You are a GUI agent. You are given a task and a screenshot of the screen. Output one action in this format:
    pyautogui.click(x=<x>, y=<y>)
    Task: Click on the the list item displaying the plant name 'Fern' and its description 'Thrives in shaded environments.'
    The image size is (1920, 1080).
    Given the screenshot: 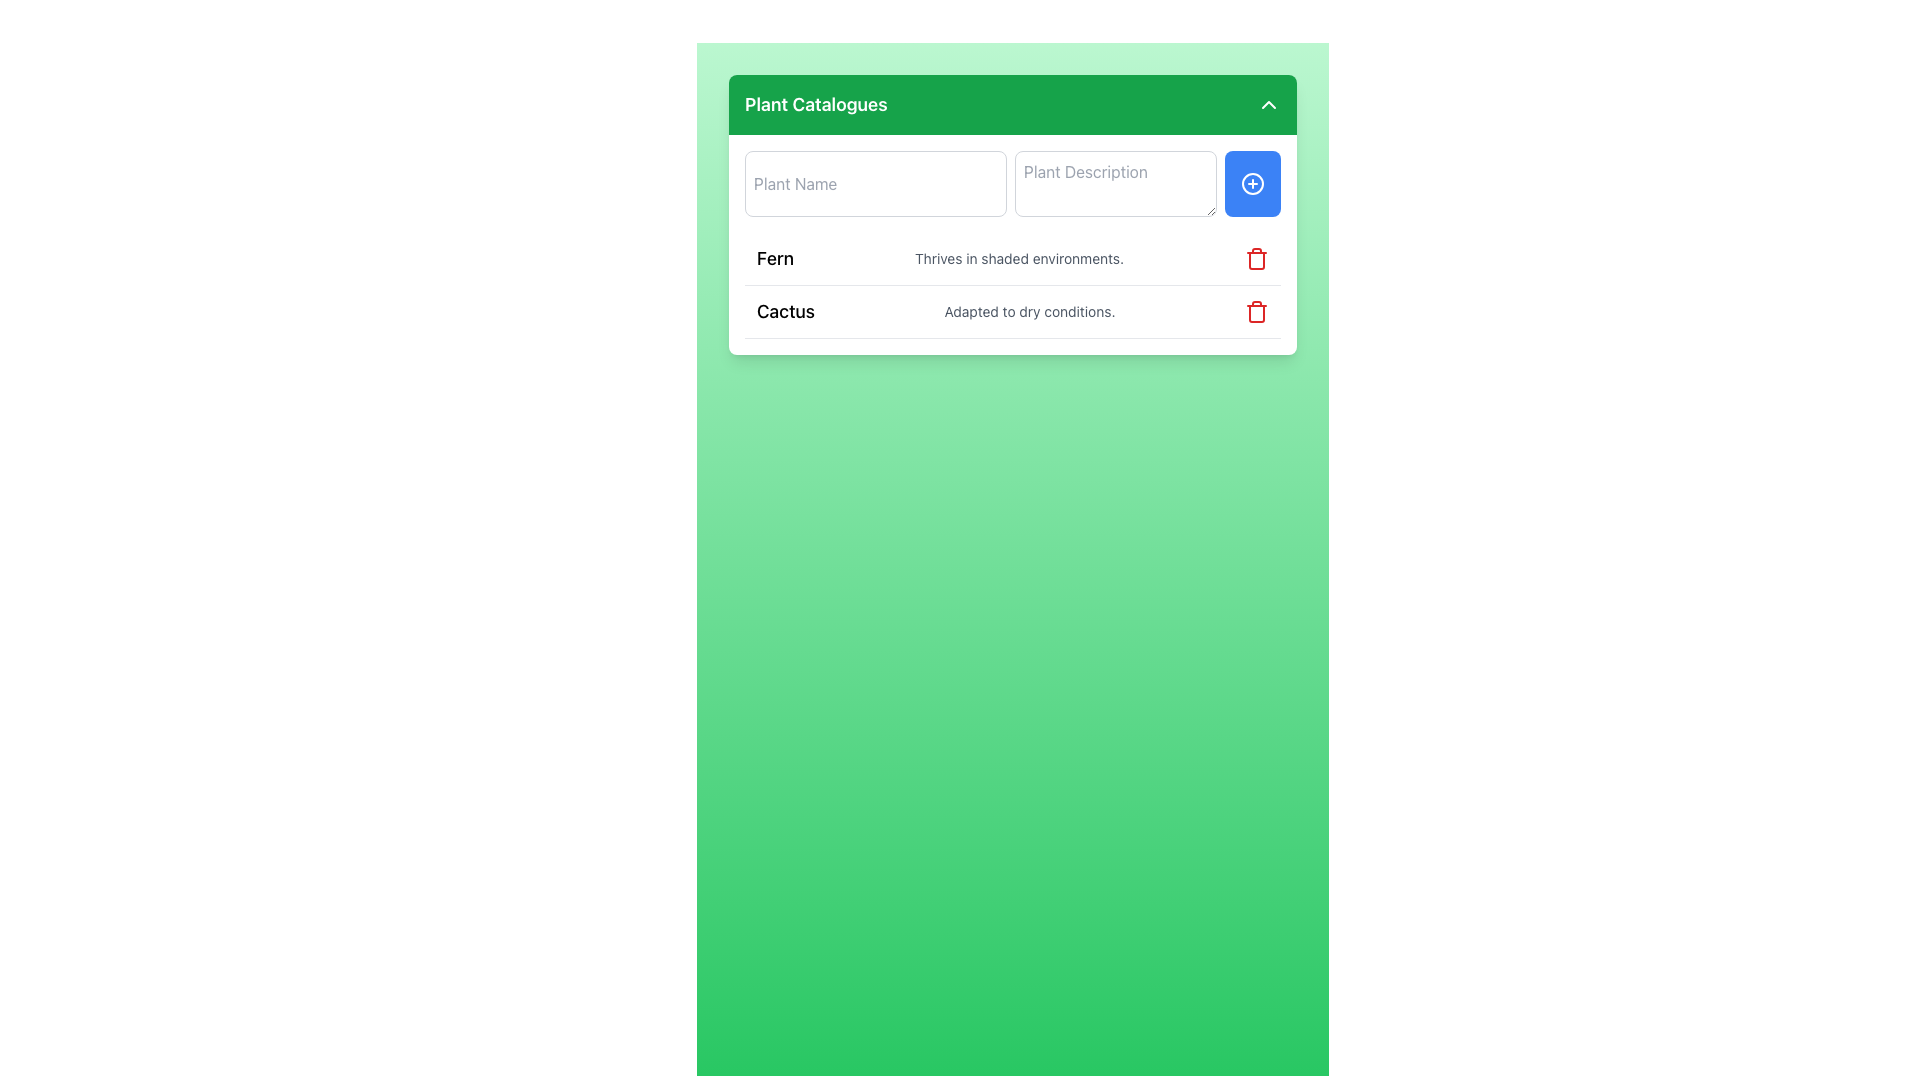 What is the action you would take?
    pyautogui.click(x=1012, y=258)
    